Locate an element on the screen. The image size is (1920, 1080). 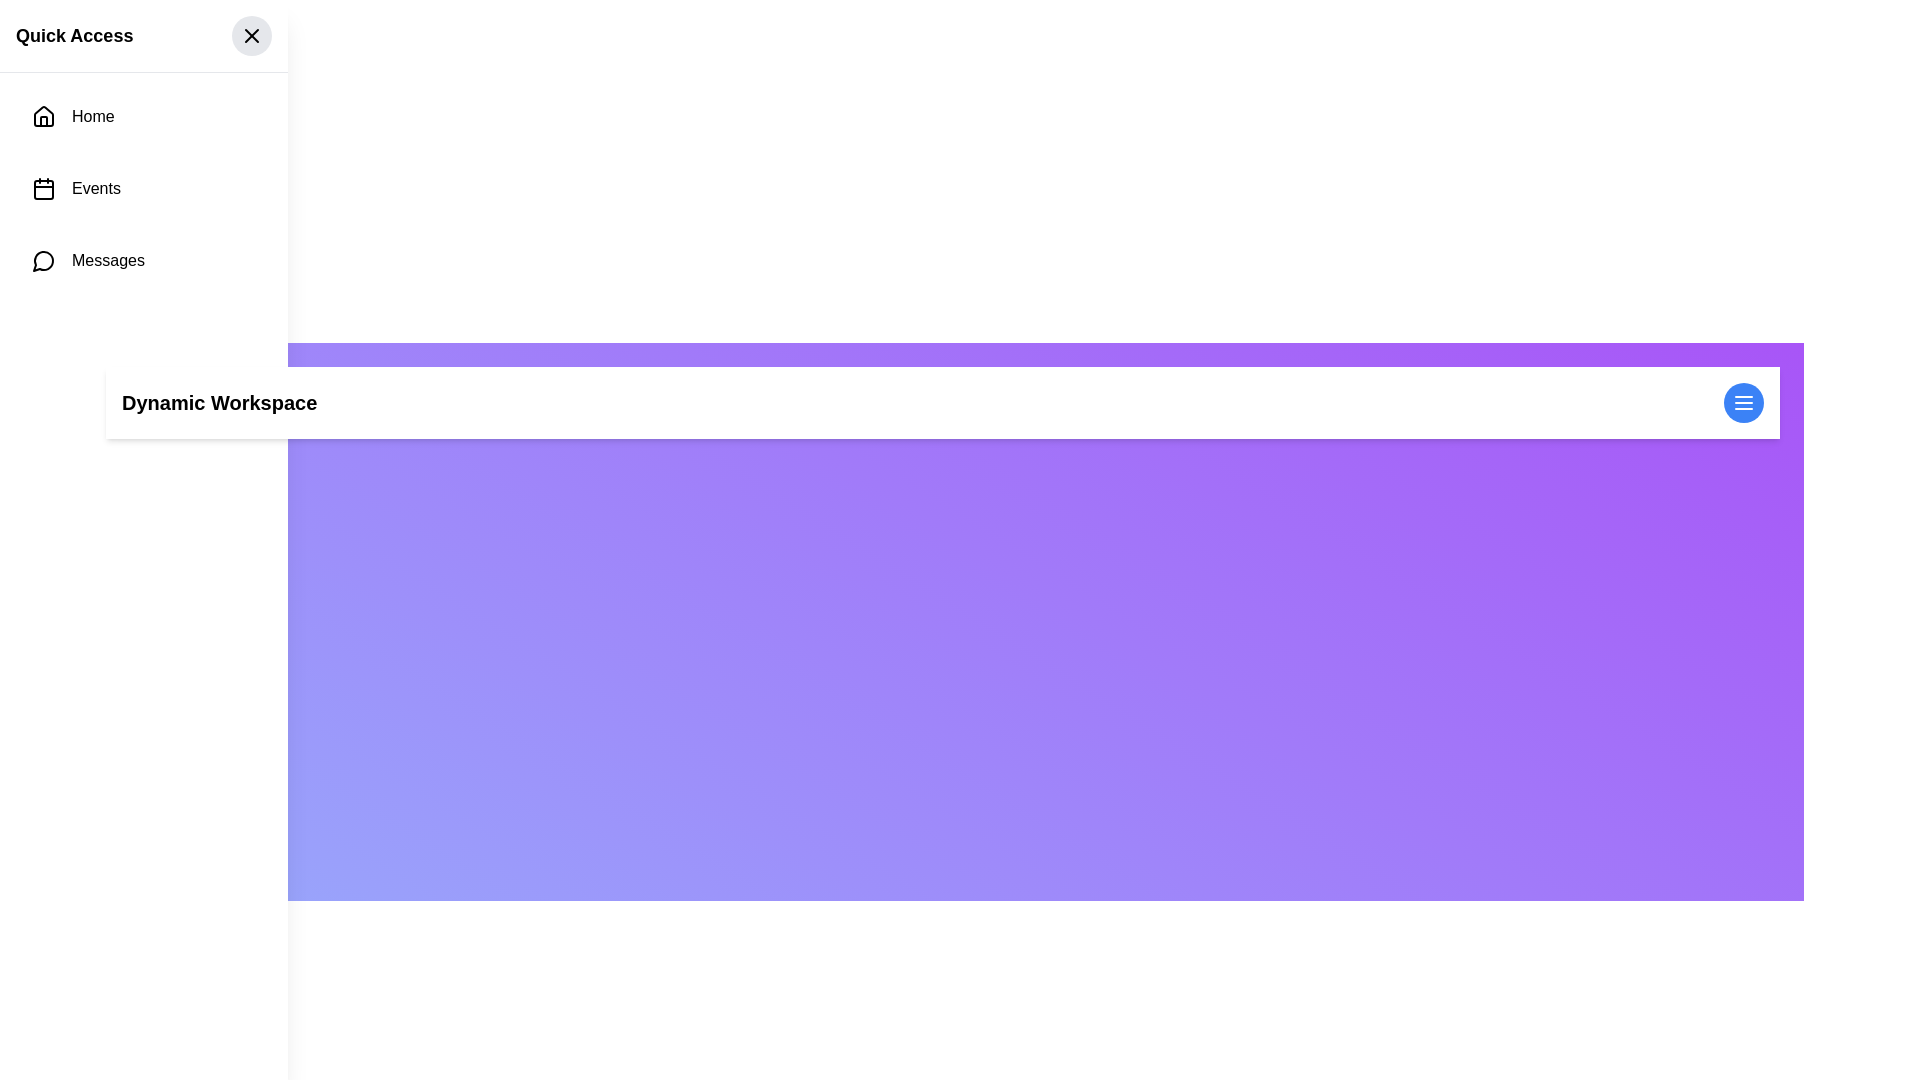
the small circular icon associated with the 'Messages' menu item is located at coordinates (43, 260).